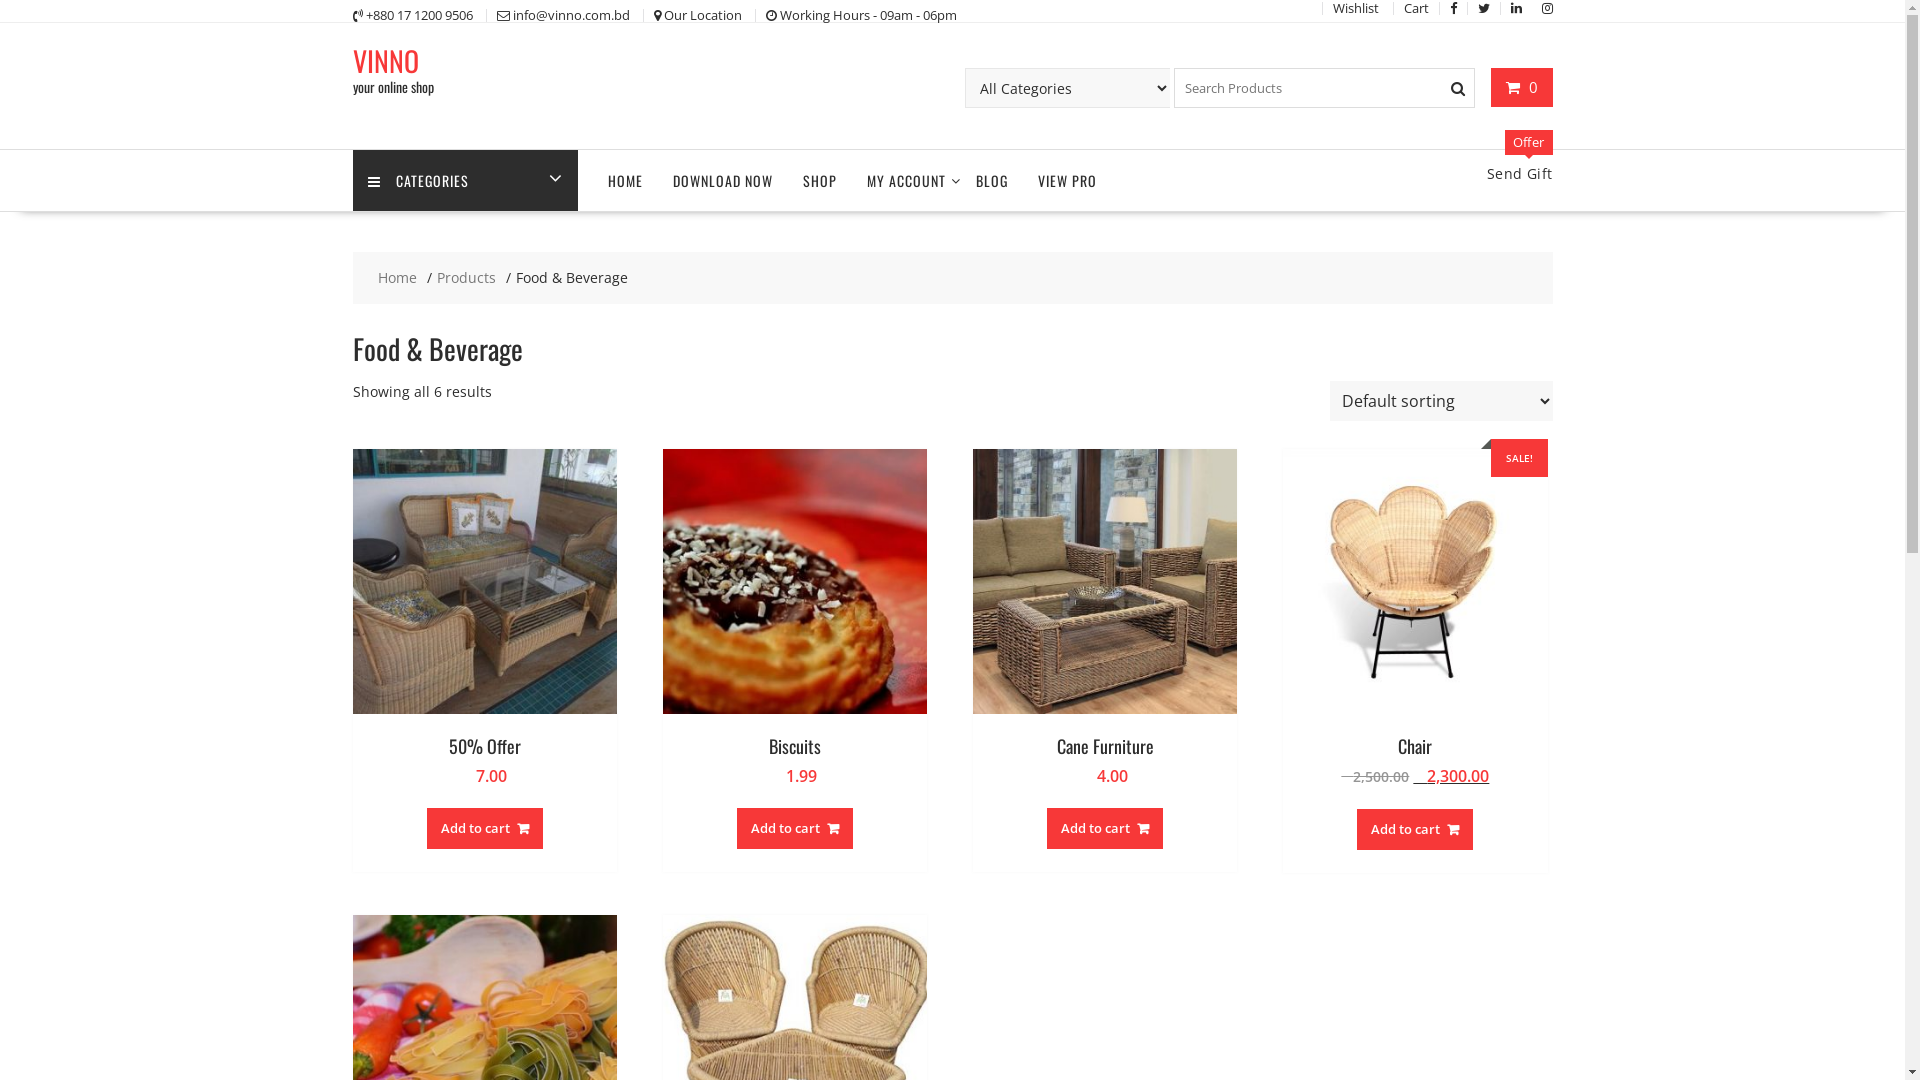  What do you see at coordinates (623, 180) in the screenshot?
I see `'HOME'` at bounding box center [623, 180].